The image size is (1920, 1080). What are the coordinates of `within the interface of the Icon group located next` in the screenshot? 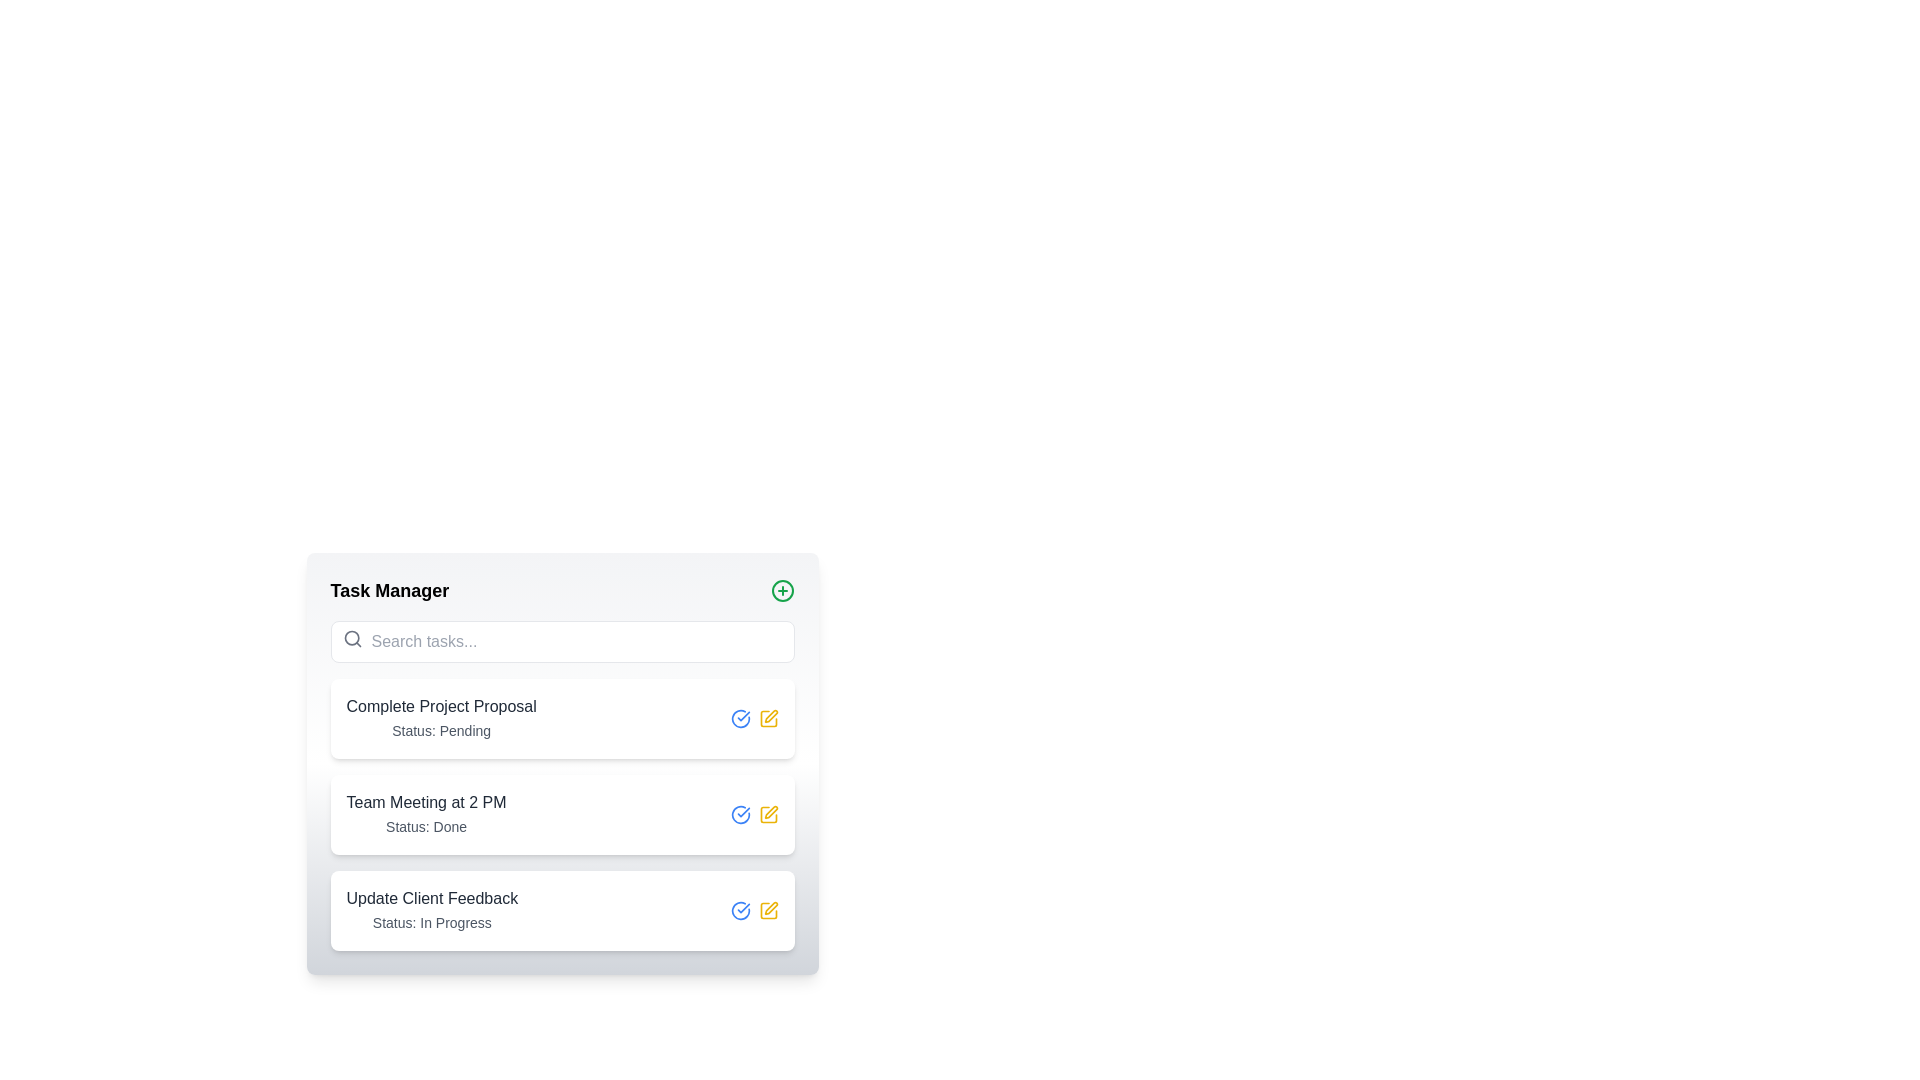 It's located at (753, 717).